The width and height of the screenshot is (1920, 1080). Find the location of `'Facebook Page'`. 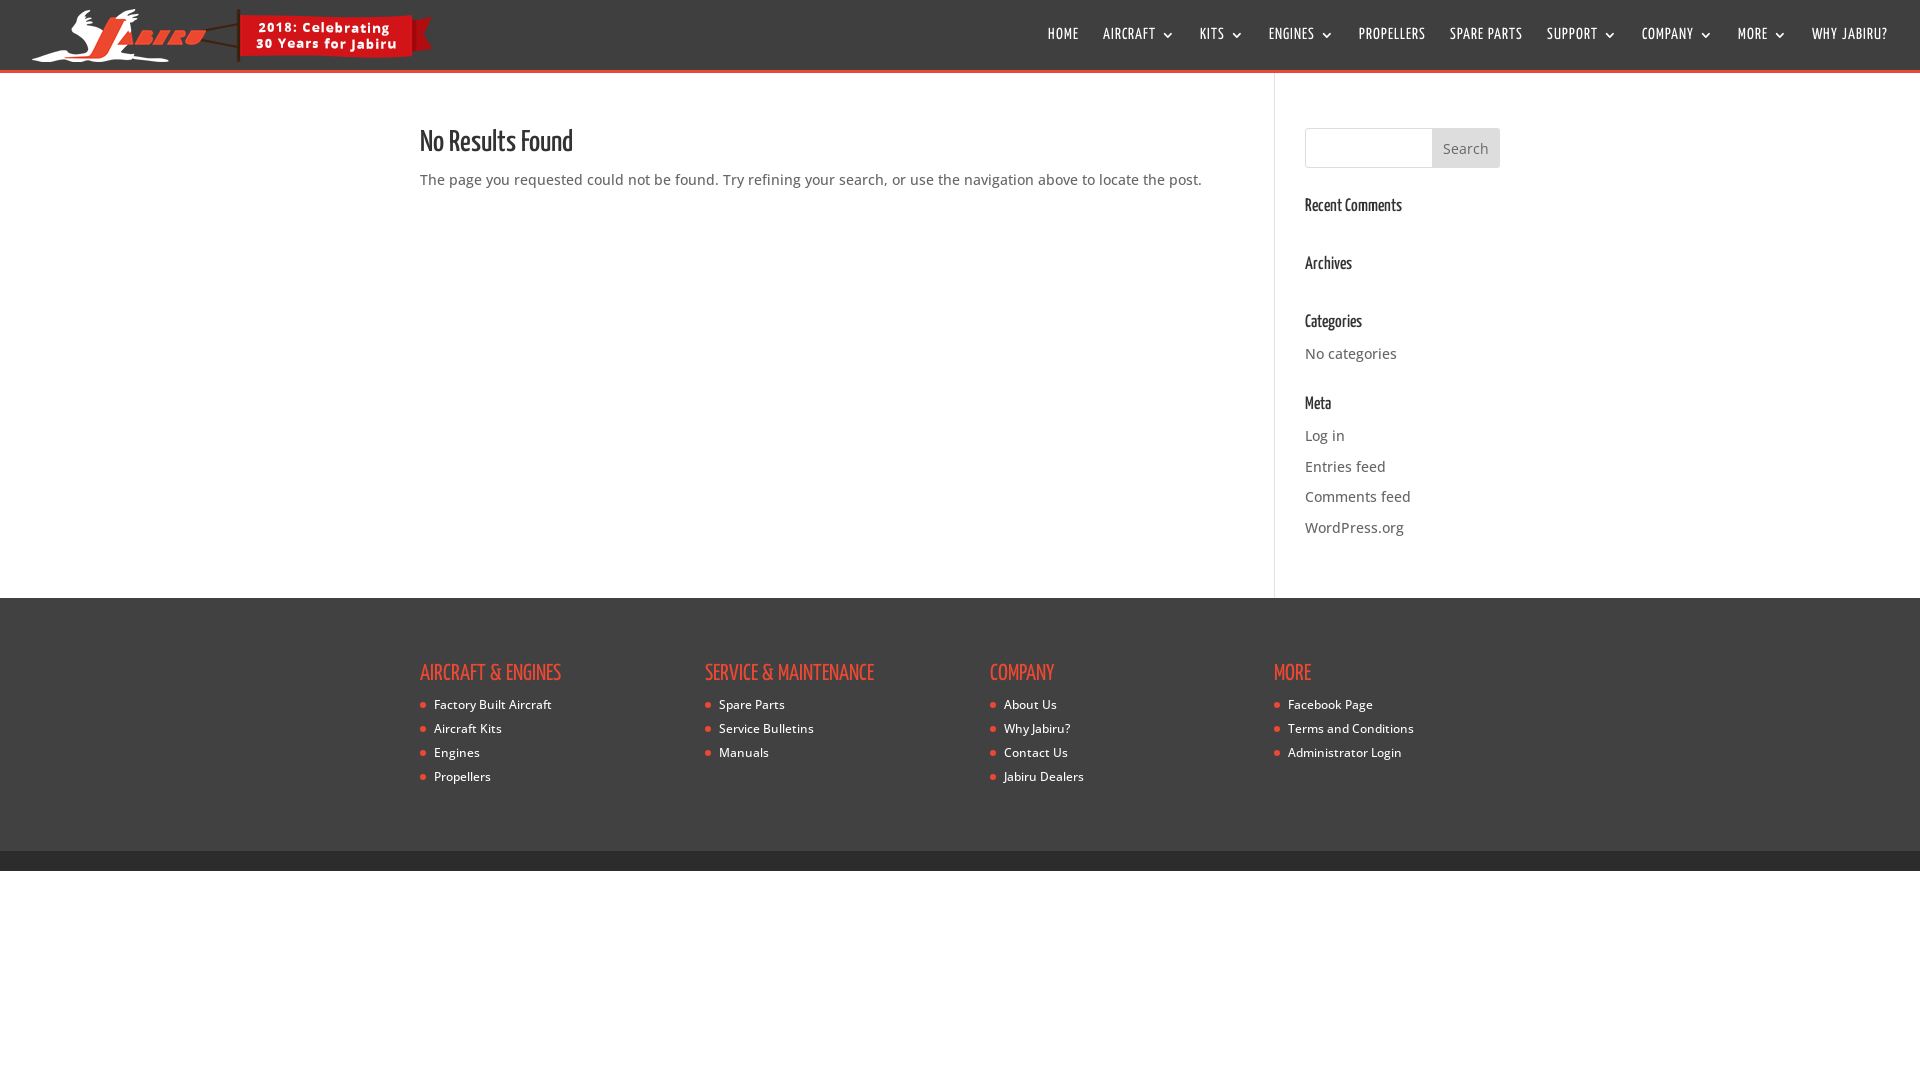

'Facebook Page' is located at coordinates (1330, 703).